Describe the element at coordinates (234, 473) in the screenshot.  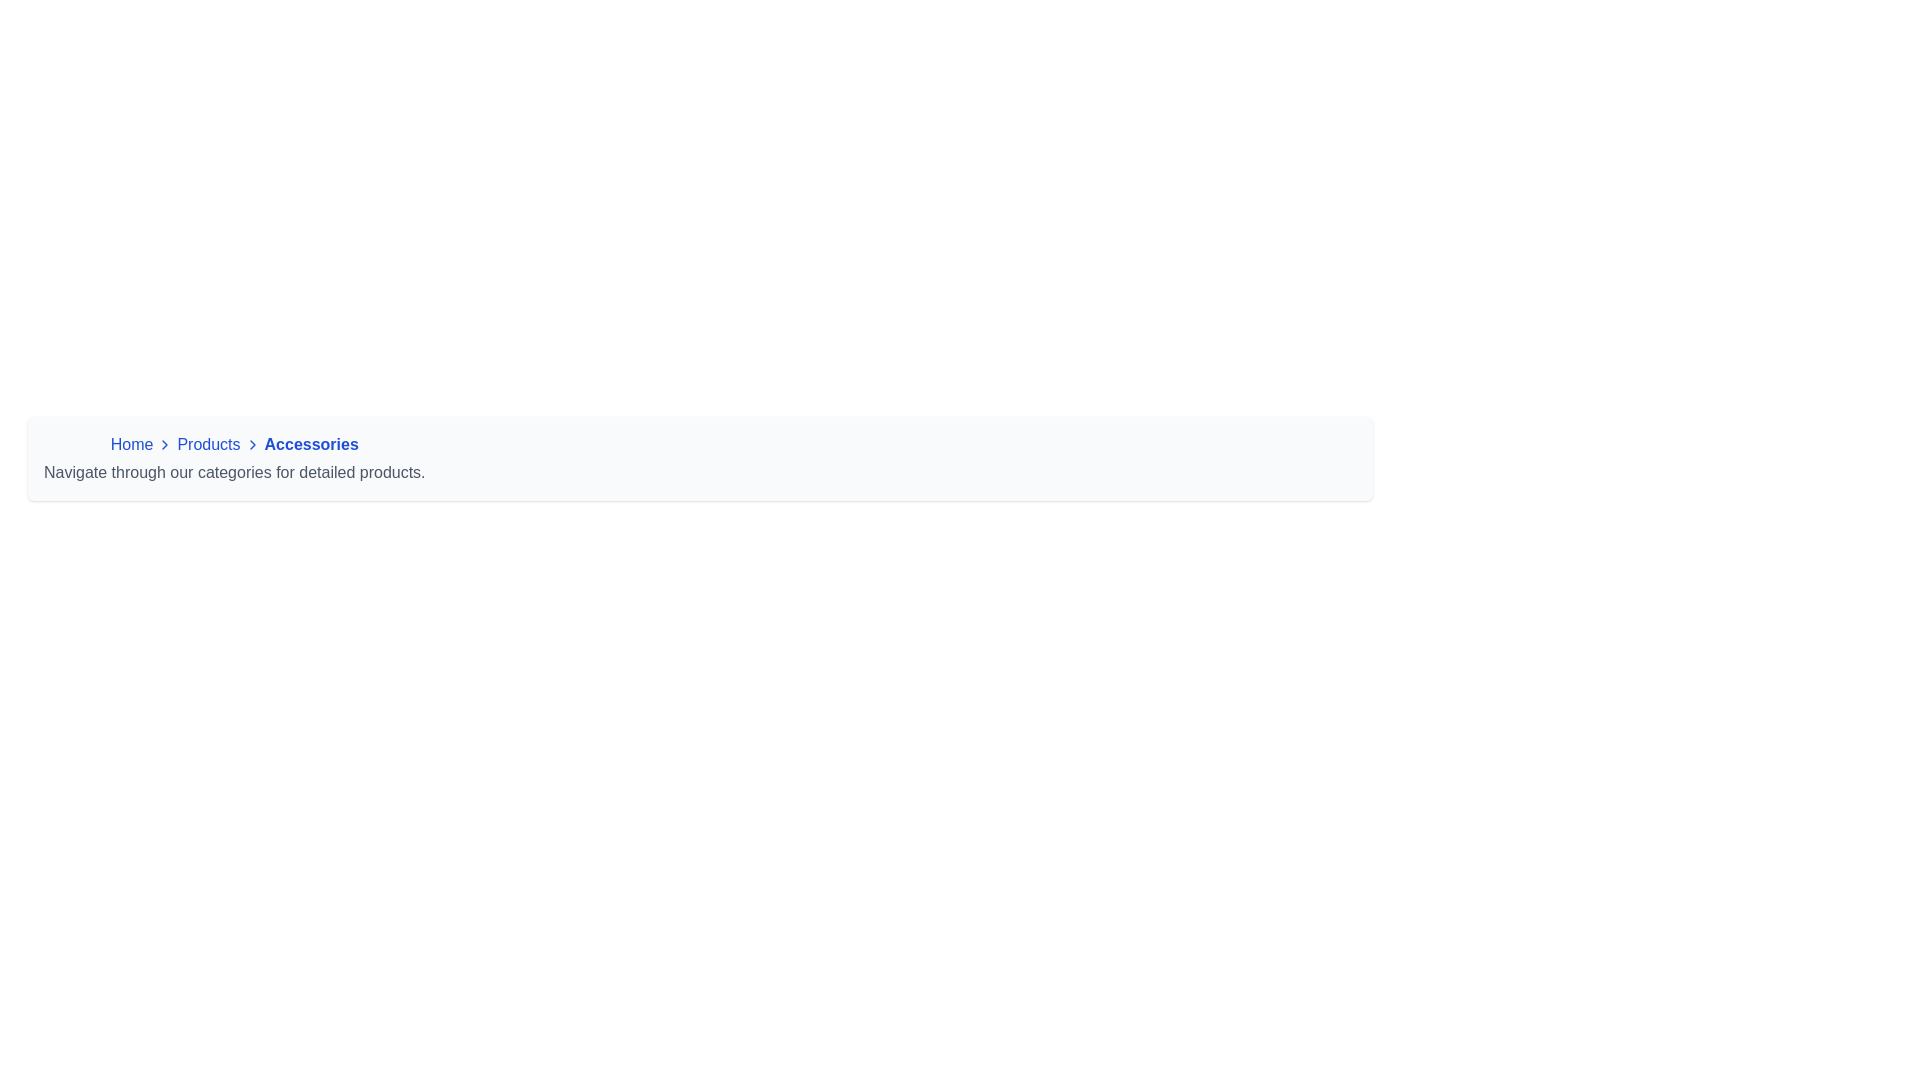
I see `the descriptive Label located beneath the breadcrumb navigation bar that spans its width, which guides users related to categories and products` at that location.